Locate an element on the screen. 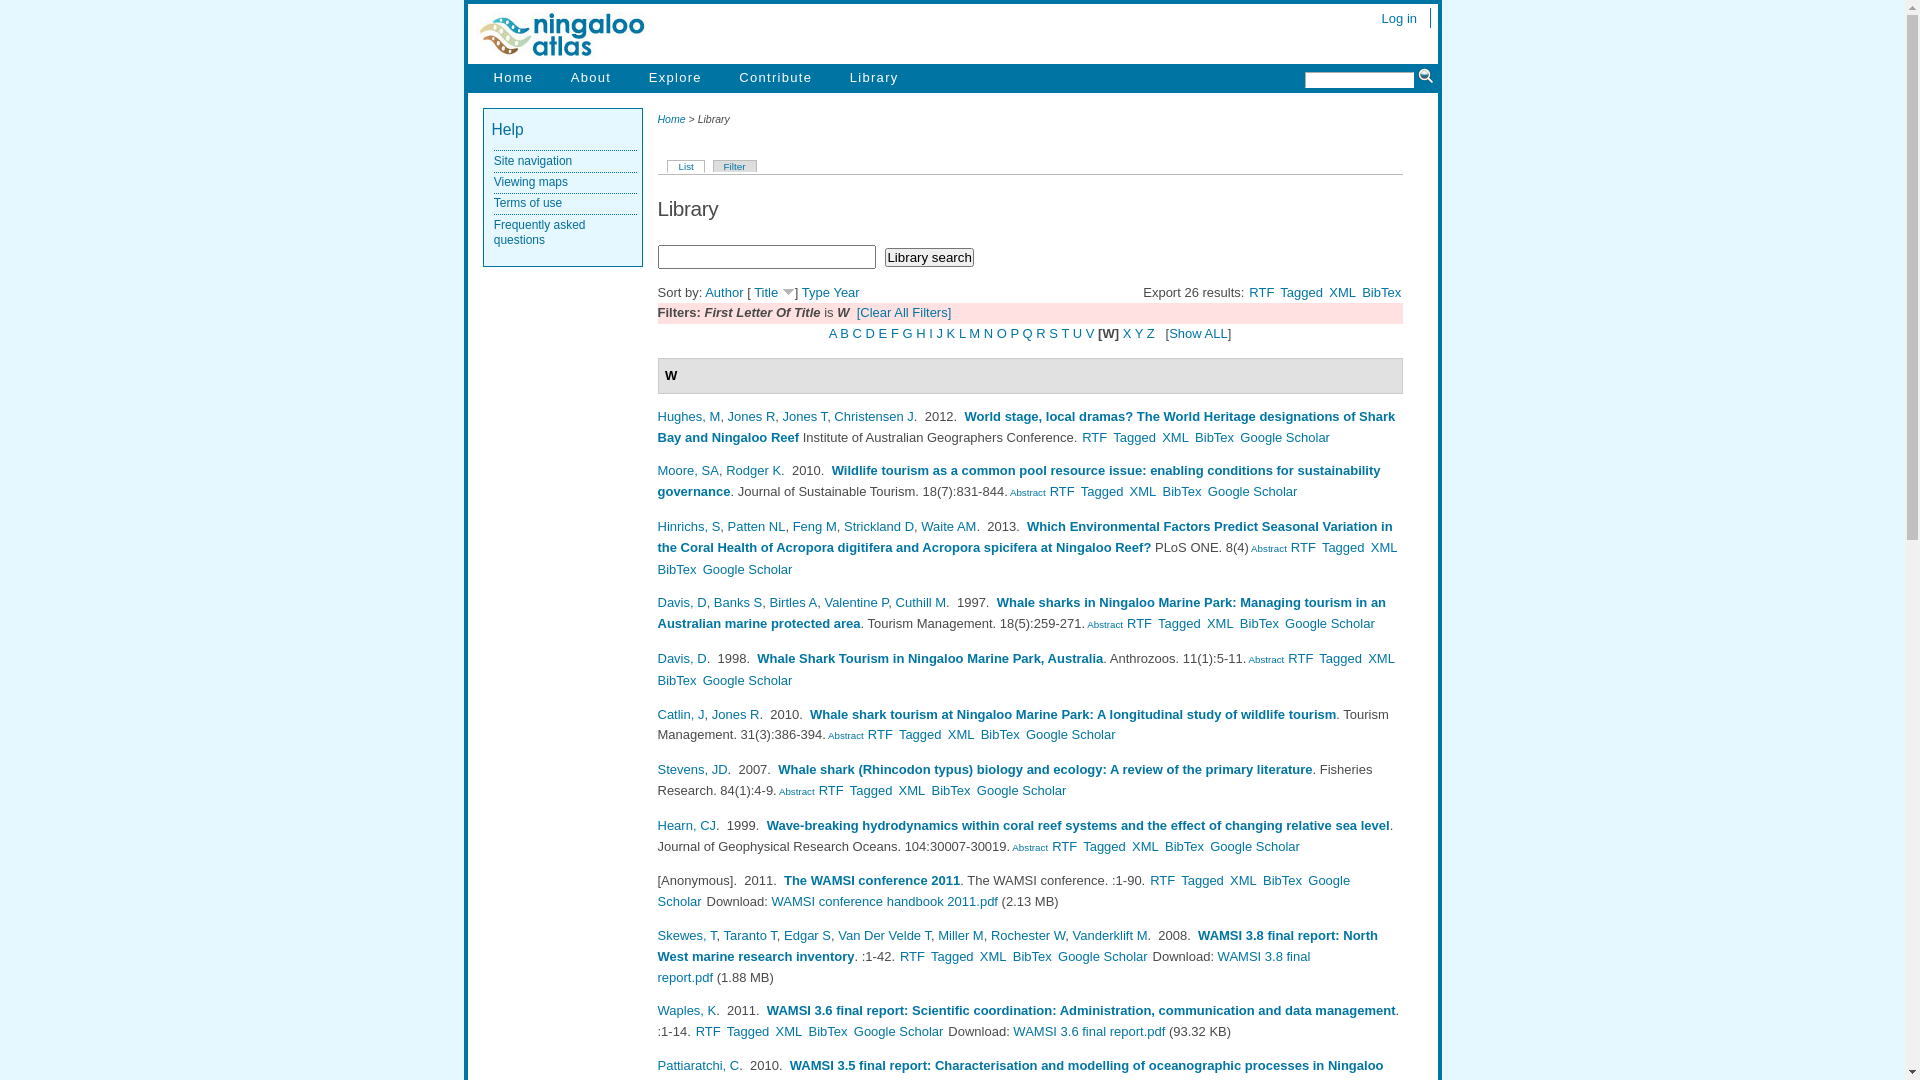 This screenshot has width=1920, height=1080. 'B' is located at coordinates (840, 332).